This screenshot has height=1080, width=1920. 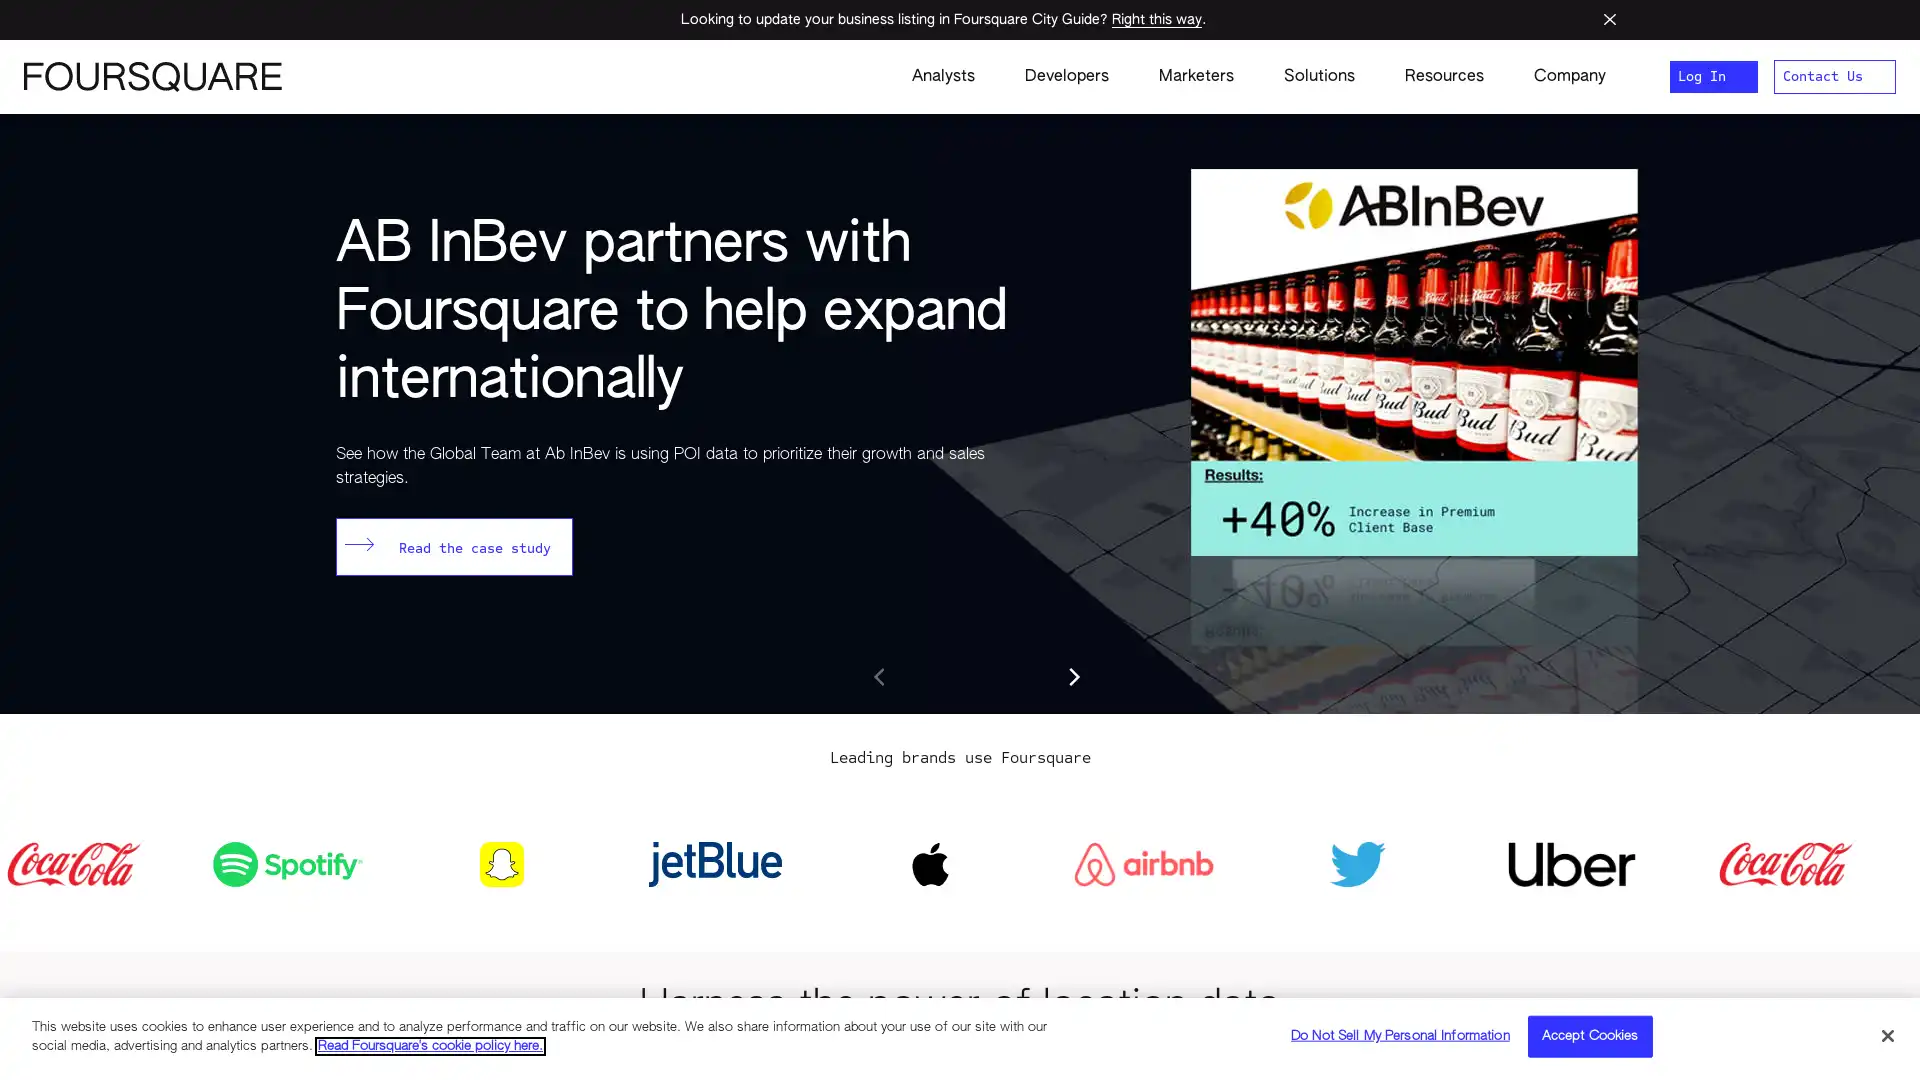 I want to click on Accept Cookies, so click(x=1588, y=1035).